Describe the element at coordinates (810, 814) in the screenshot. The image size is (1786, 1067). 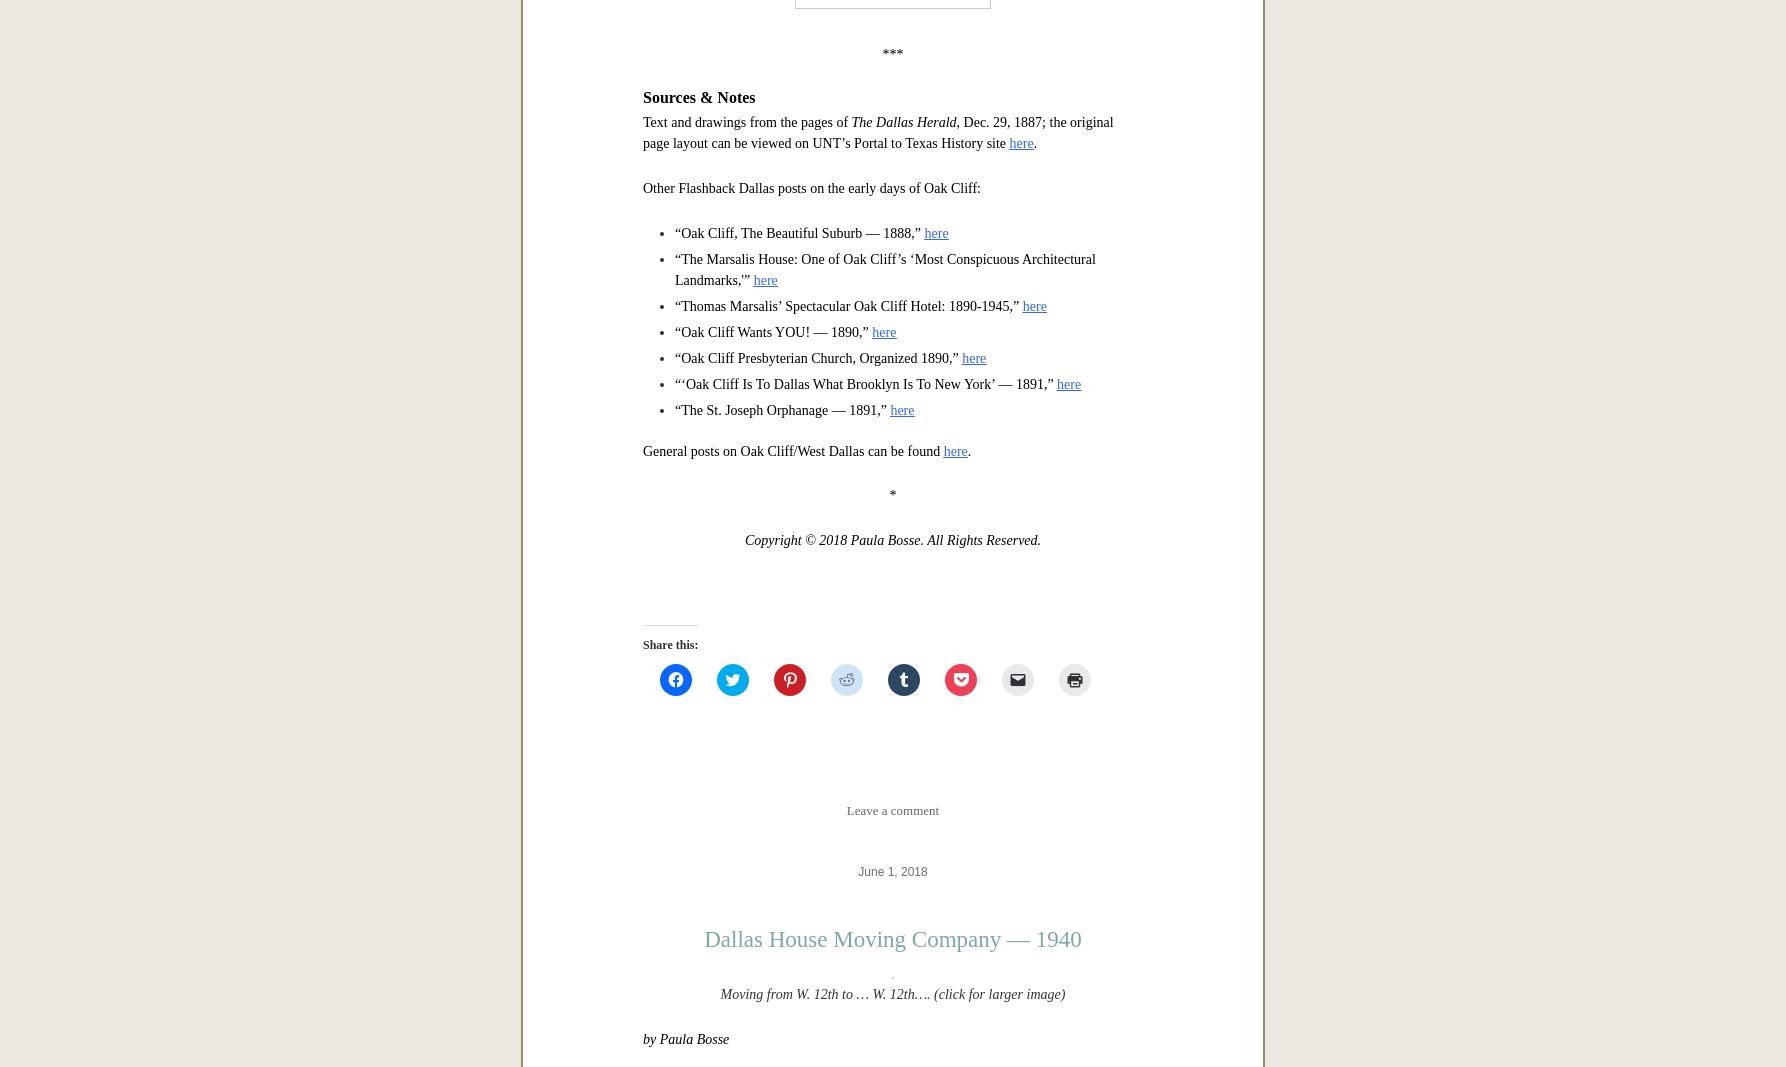
I see `'Other Flashback Dallas posts on the early days of Oak Cliff:'` at that location.